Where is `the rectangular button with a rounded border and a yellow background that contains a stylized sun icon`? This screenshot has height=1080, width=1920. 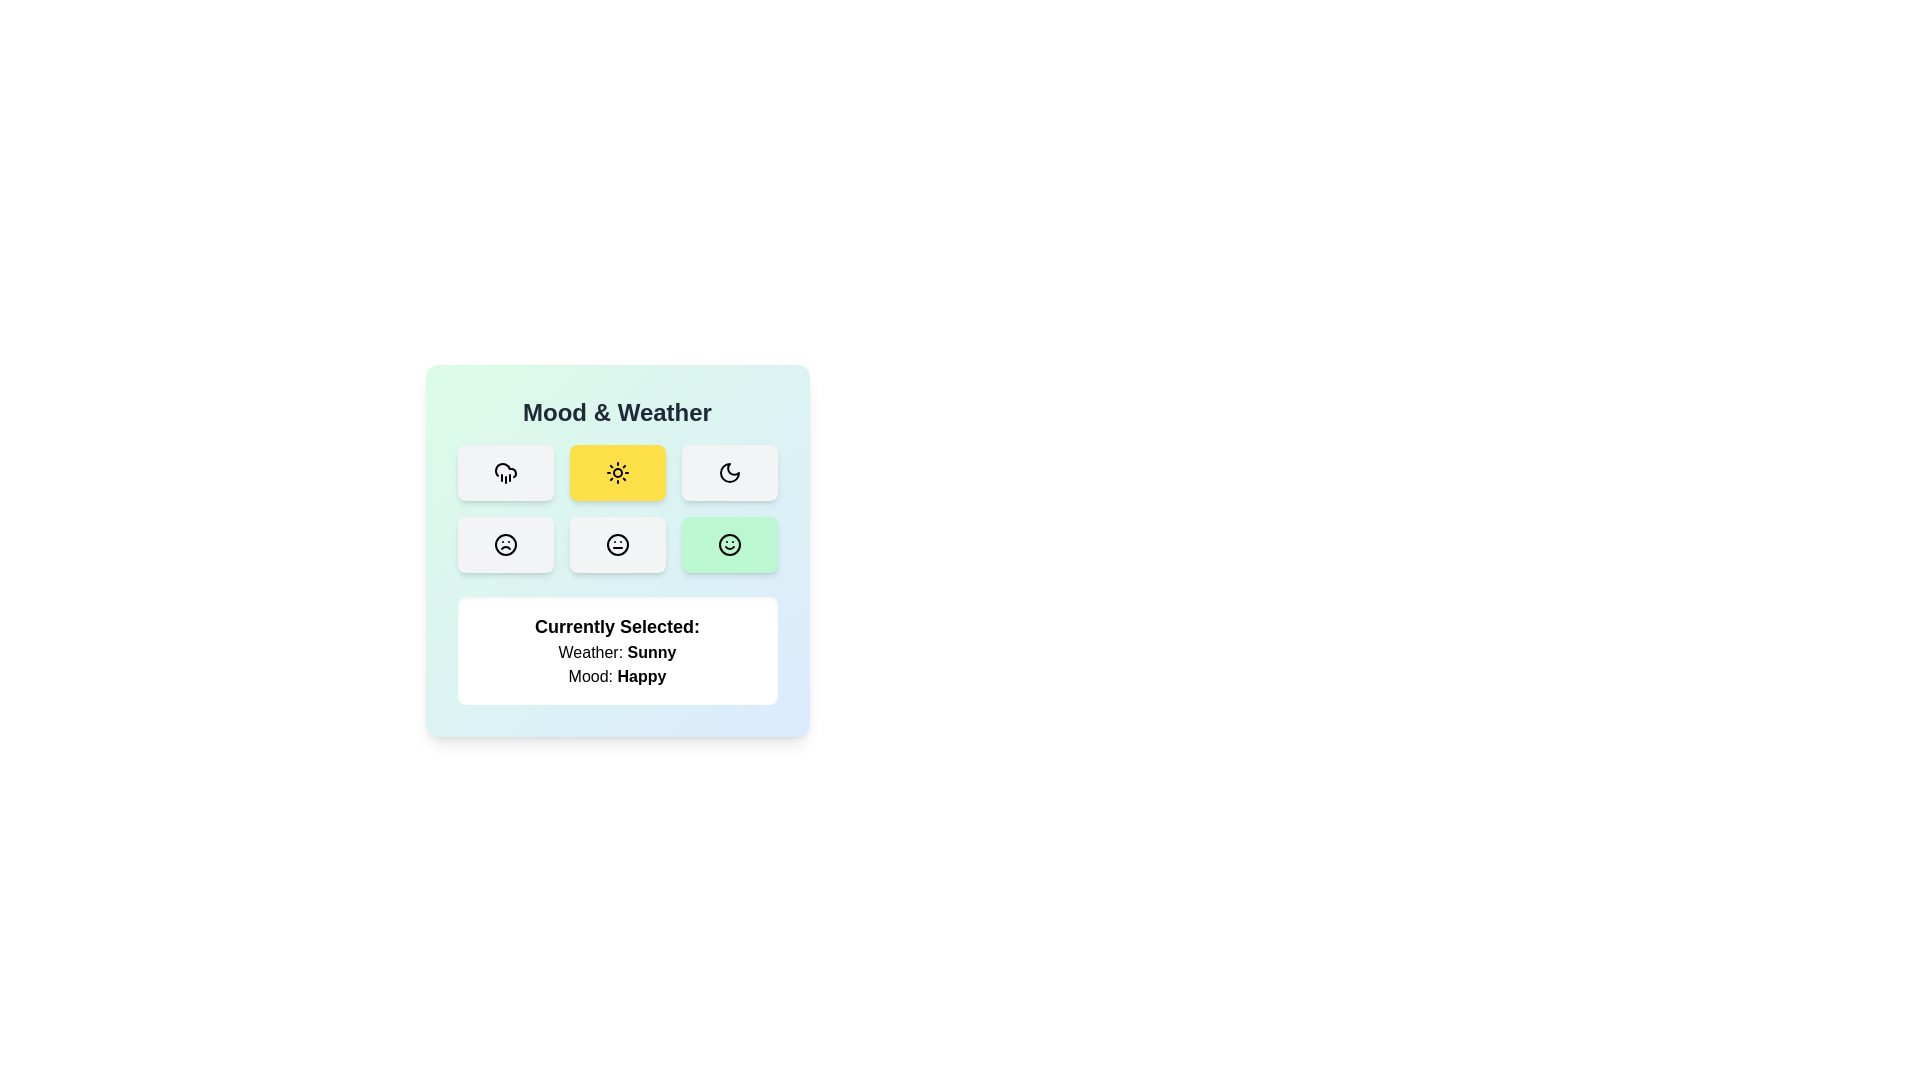
the rectangular button with a rounded border and a yellow background that contains a stylized sun icon is located at coordinates (616, 473).